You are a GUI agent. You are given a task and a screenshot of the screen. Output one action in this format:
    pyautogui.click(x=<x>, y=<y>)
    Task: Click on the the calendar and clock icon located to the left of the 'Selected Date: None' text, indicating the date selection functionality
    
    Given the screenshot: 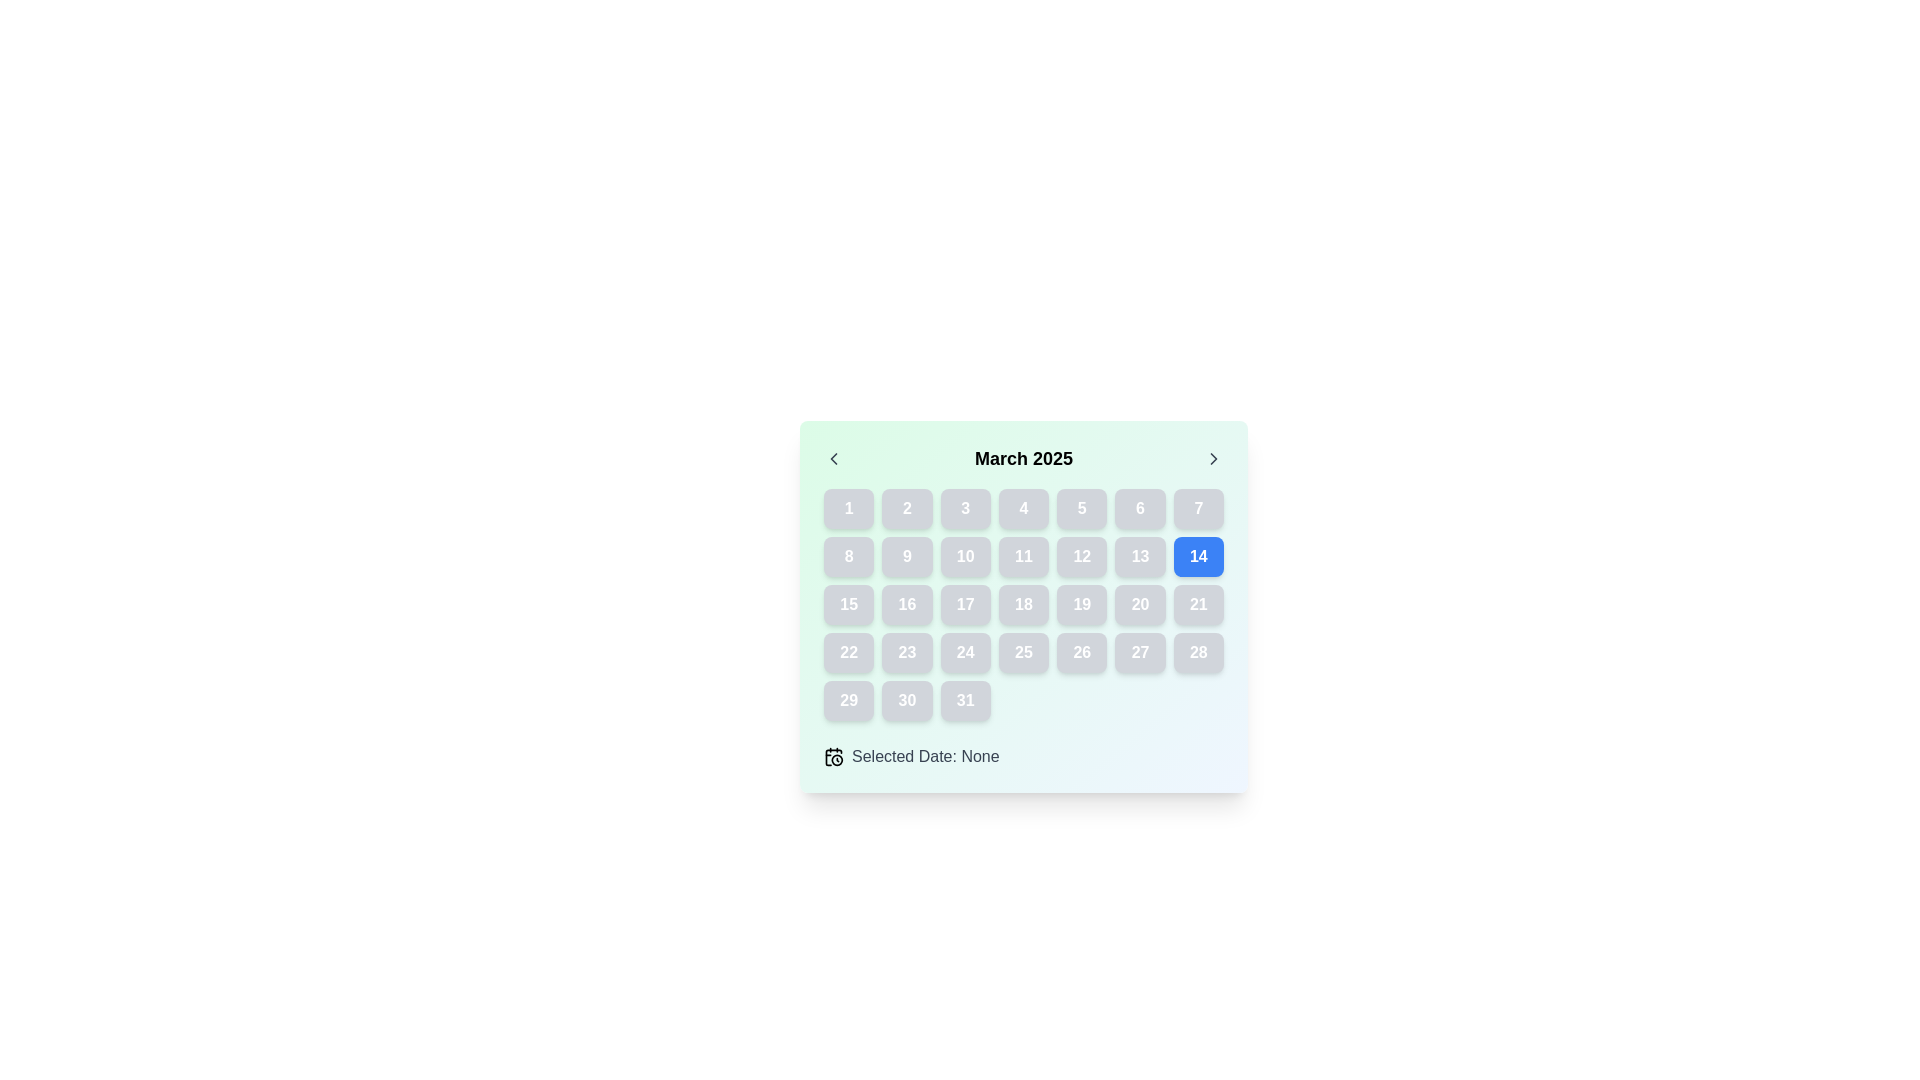 What is the action you would take?
    pyautogui.click(x=834, y=756)
    